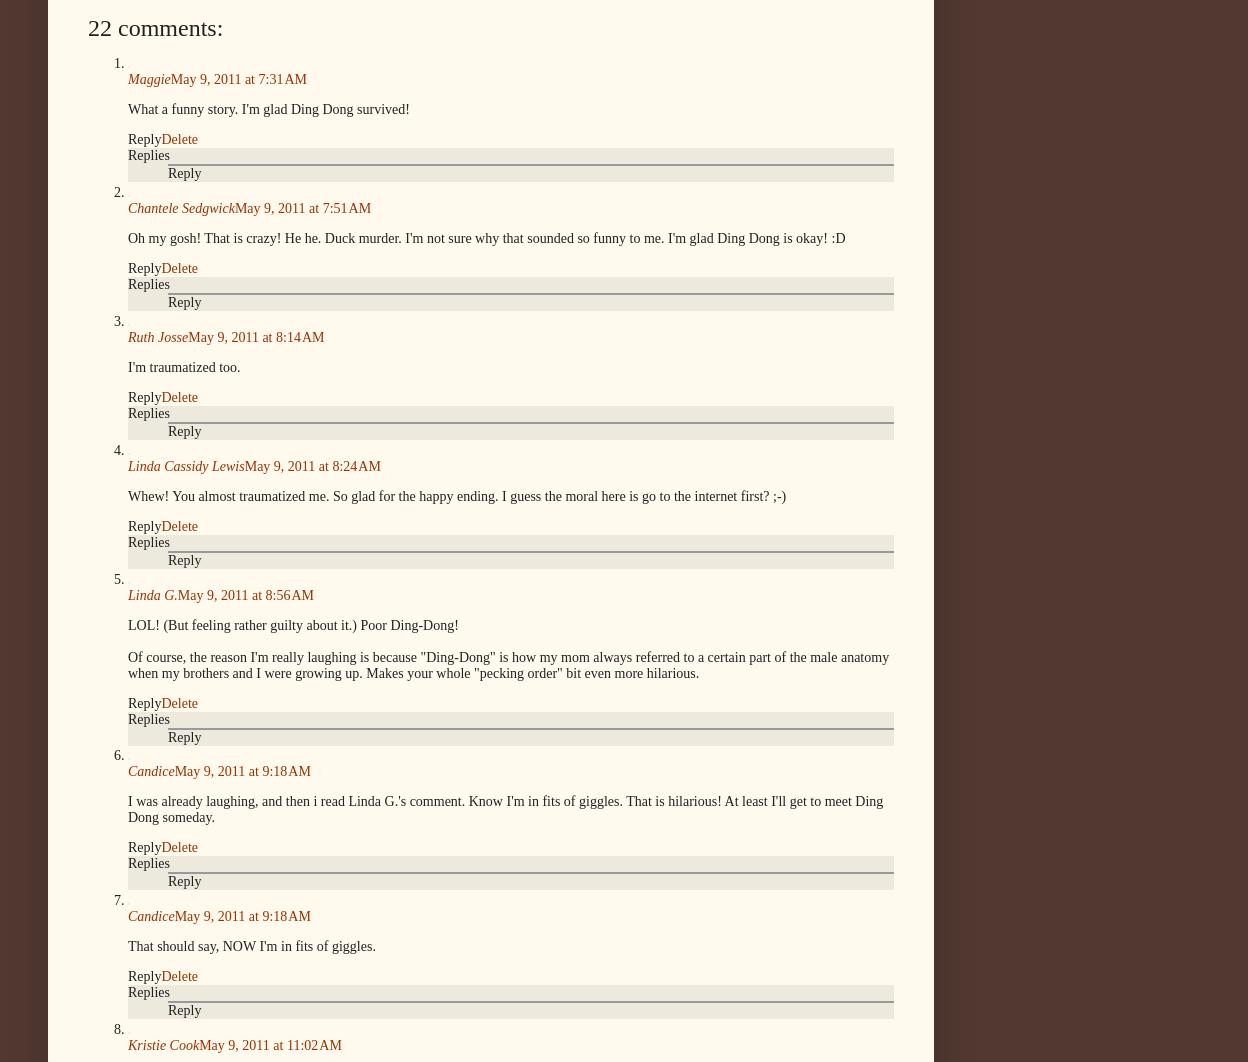 Image resolution: width=1248 pixels, height=1062 pixels. What do you see at coordinates (128, 336) in the screenshot?
I see `'Ruth Josse'` at bounding box center [128, 336].